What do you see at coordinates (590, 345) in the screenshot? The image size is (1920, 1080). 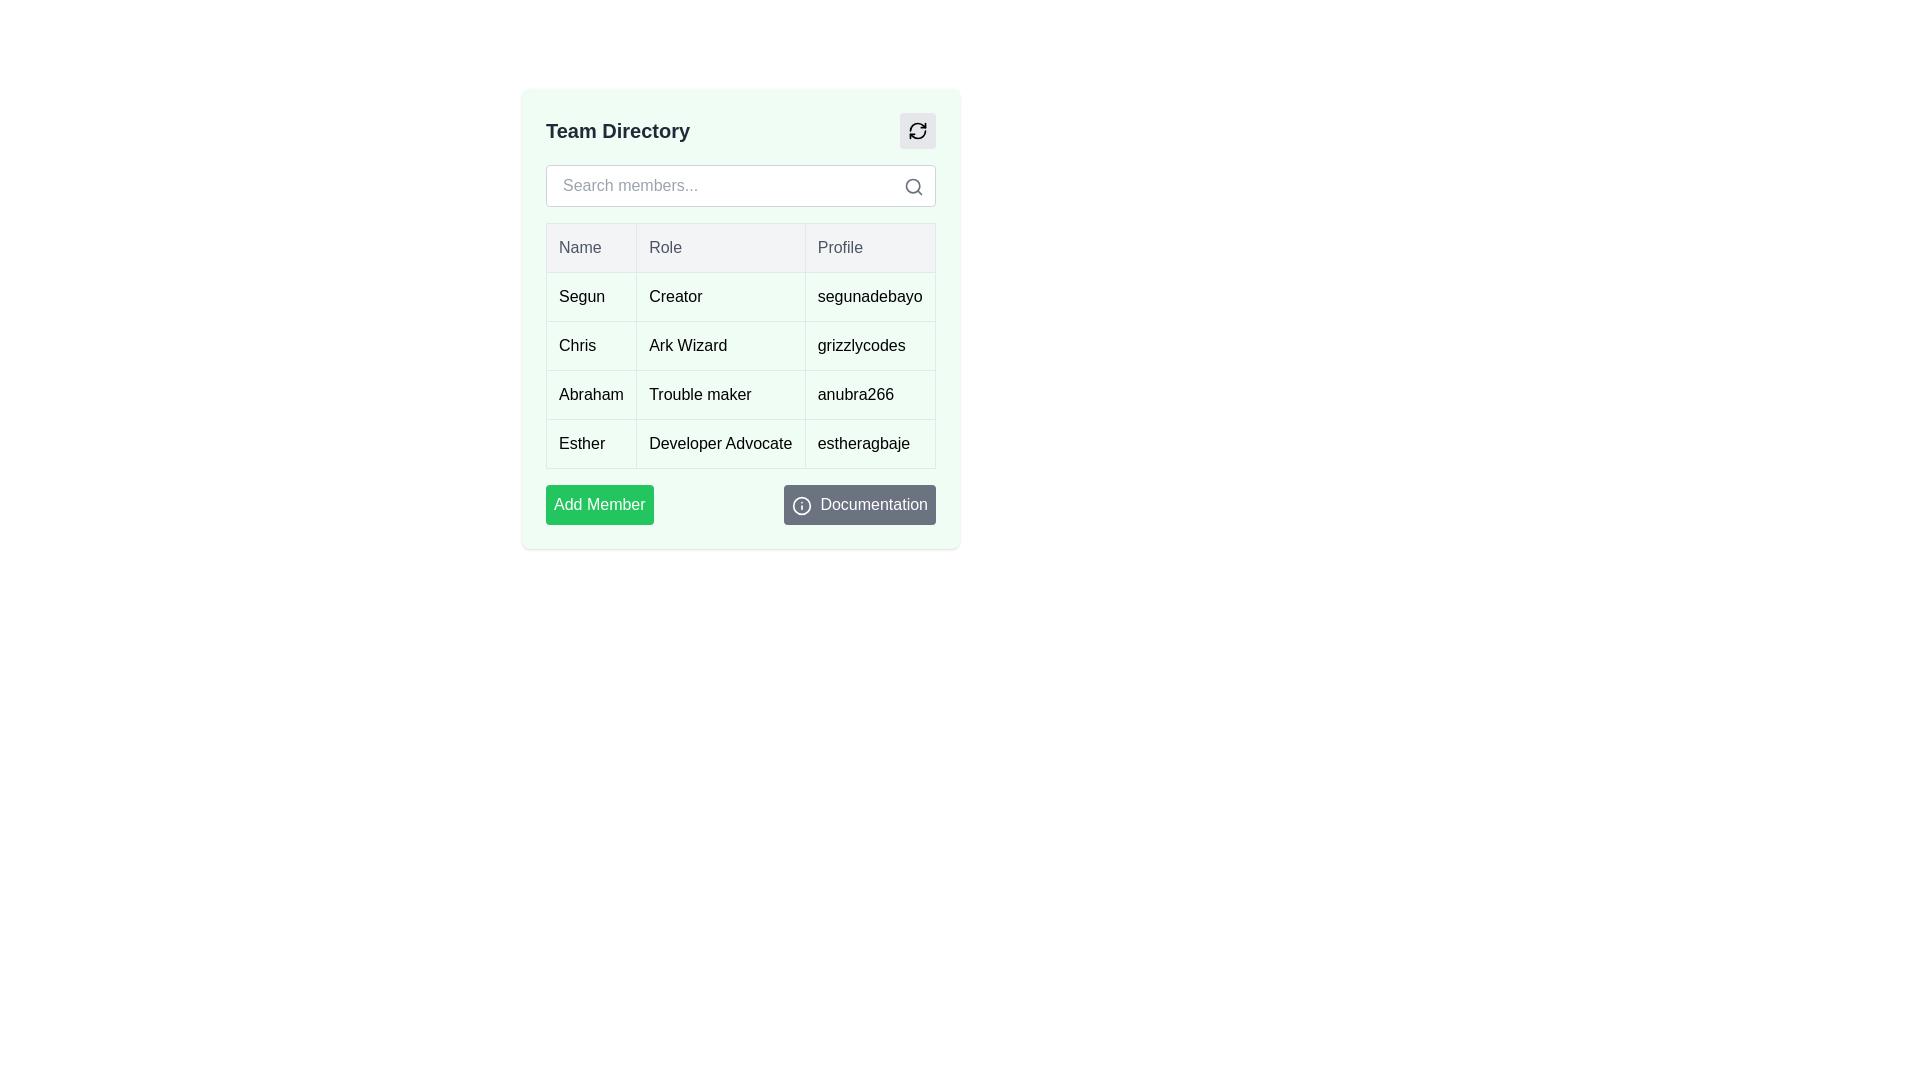 I see `the static text display showing a person's name in the directory list under the 'Name' column` at bounding box center [590, 345].